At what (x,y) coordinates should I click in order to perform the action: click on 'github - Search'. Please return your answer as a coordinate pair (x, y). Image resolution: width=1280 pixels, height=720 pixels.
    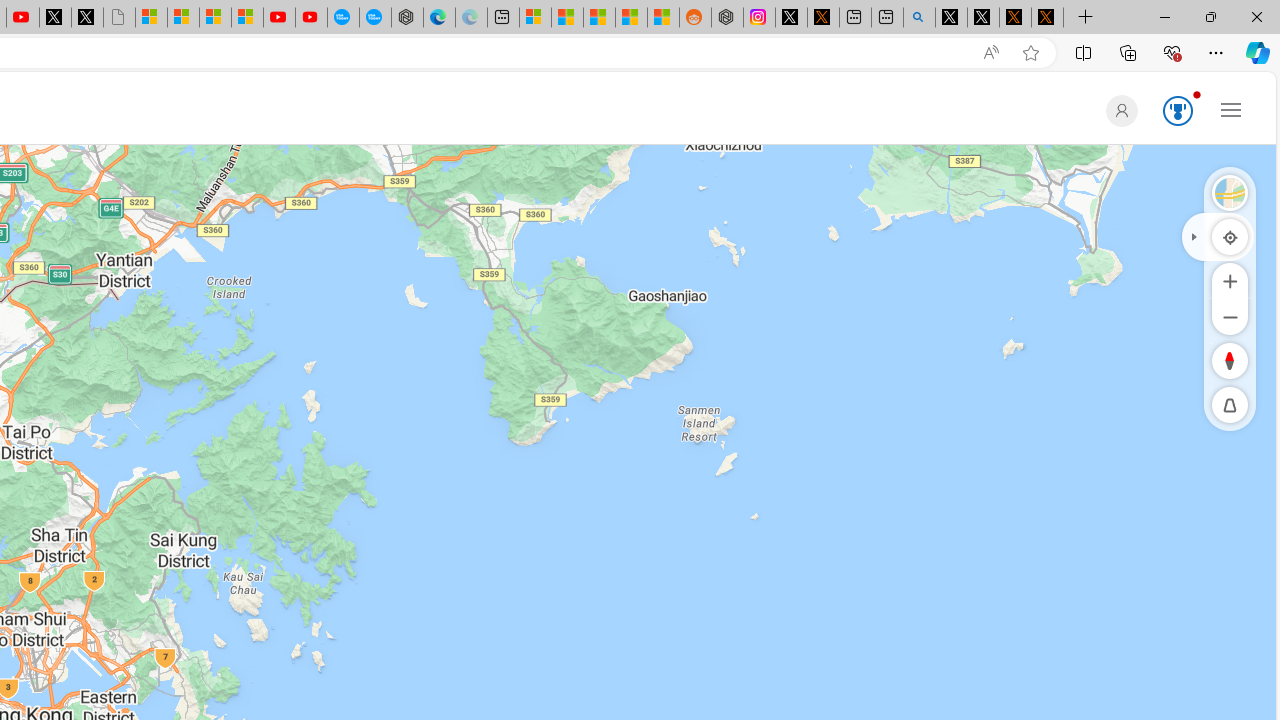
    Looking at the image, I should click on (918, 17).